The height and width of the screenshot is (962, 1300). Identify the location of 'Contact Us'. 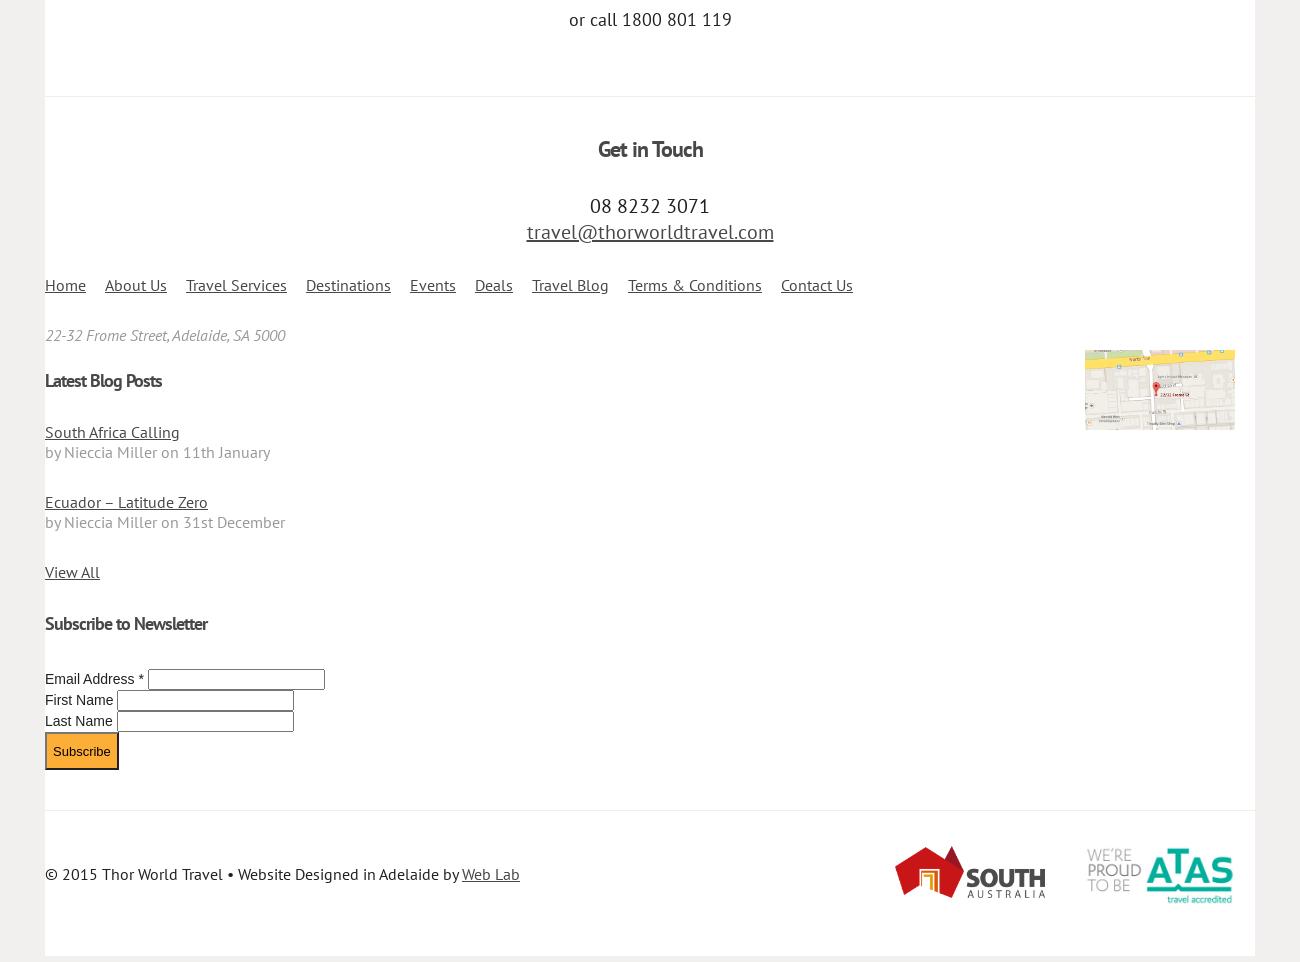
(817, 285).